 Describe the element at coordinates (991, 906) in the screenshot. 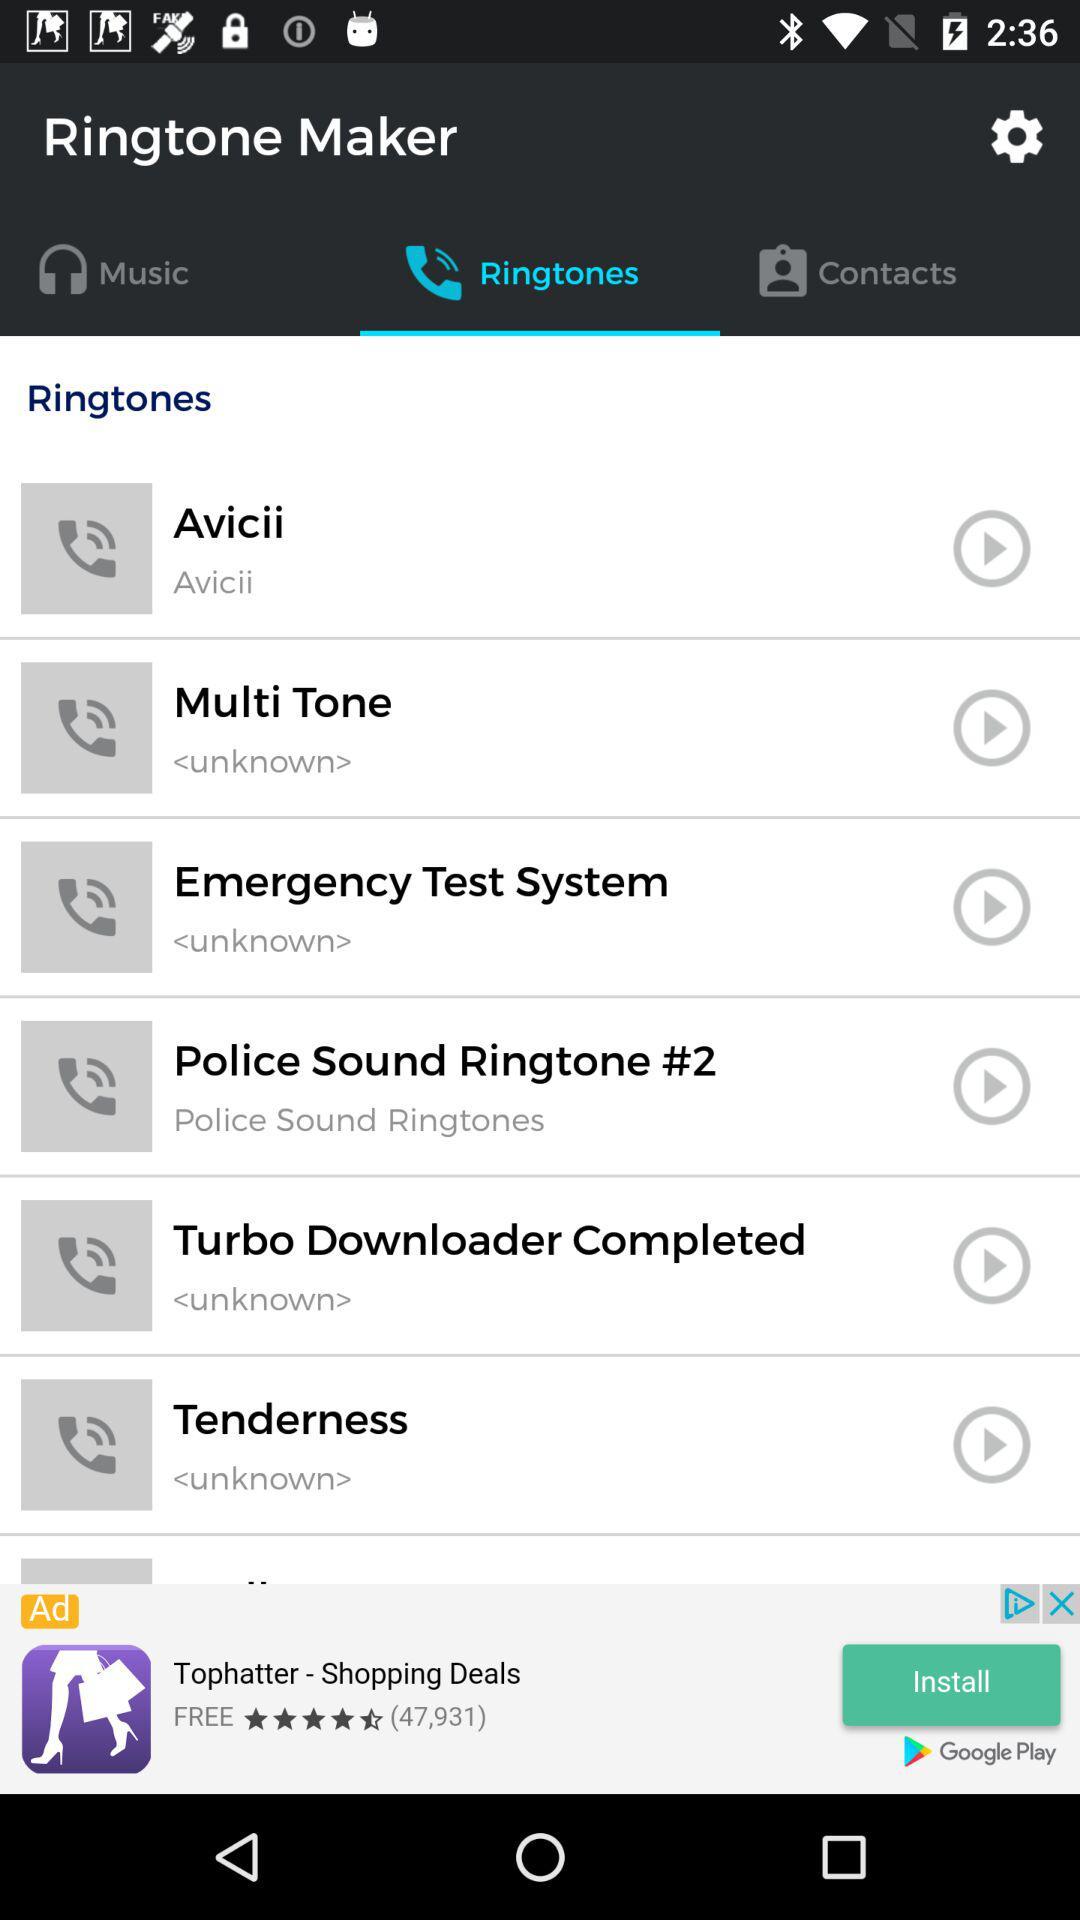

I see `button` at that location.